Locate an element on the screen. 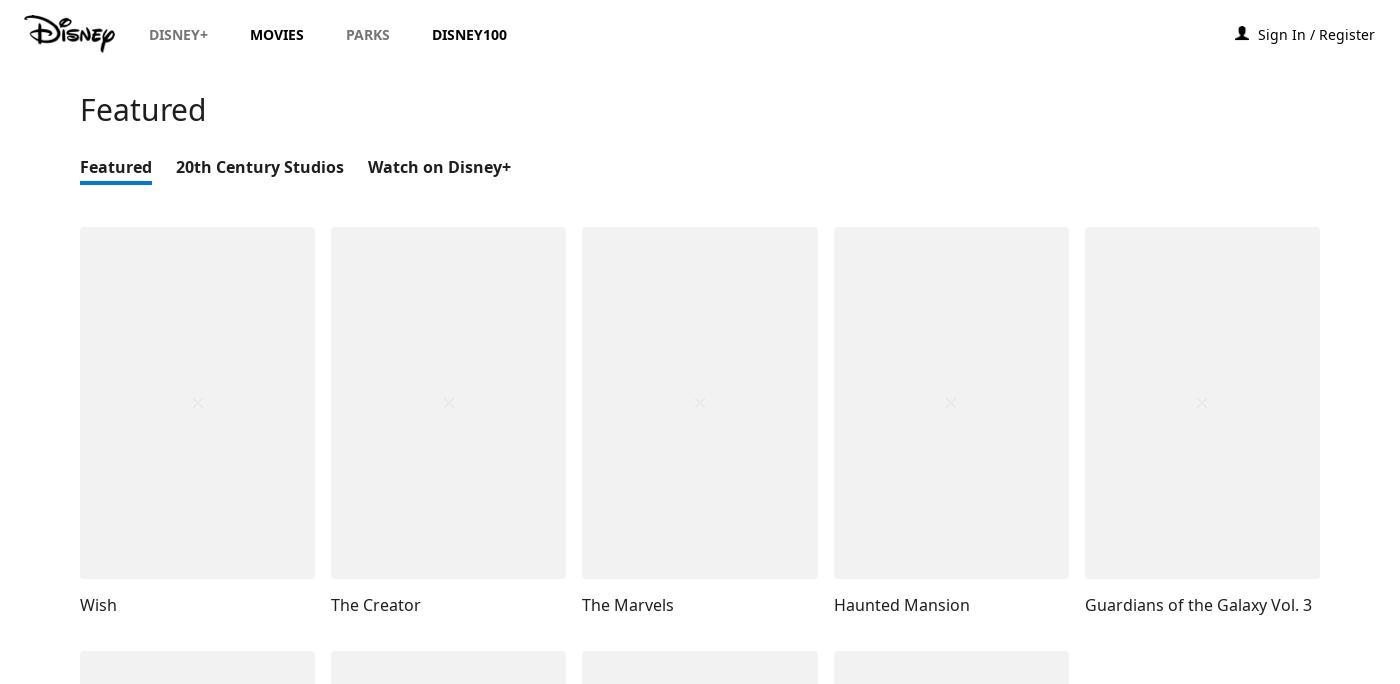 The image size is (1400, 684). 'Haunted Mansion' is located at coordinates (901, 604).